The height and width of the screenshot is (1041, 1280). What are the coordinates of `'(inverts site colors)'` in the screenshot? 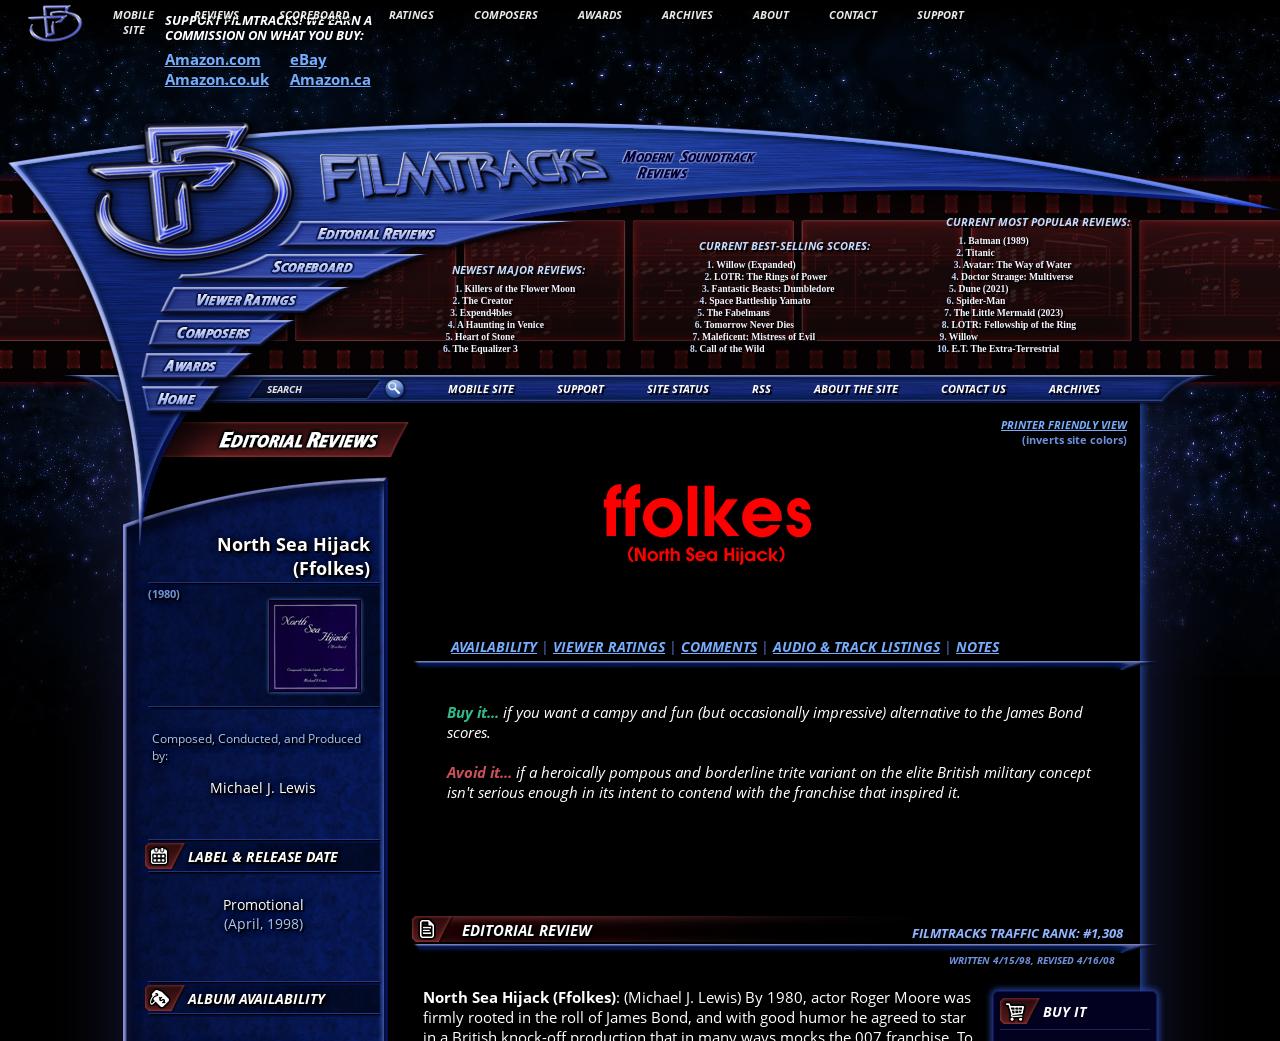 It's located at (1073, 437).